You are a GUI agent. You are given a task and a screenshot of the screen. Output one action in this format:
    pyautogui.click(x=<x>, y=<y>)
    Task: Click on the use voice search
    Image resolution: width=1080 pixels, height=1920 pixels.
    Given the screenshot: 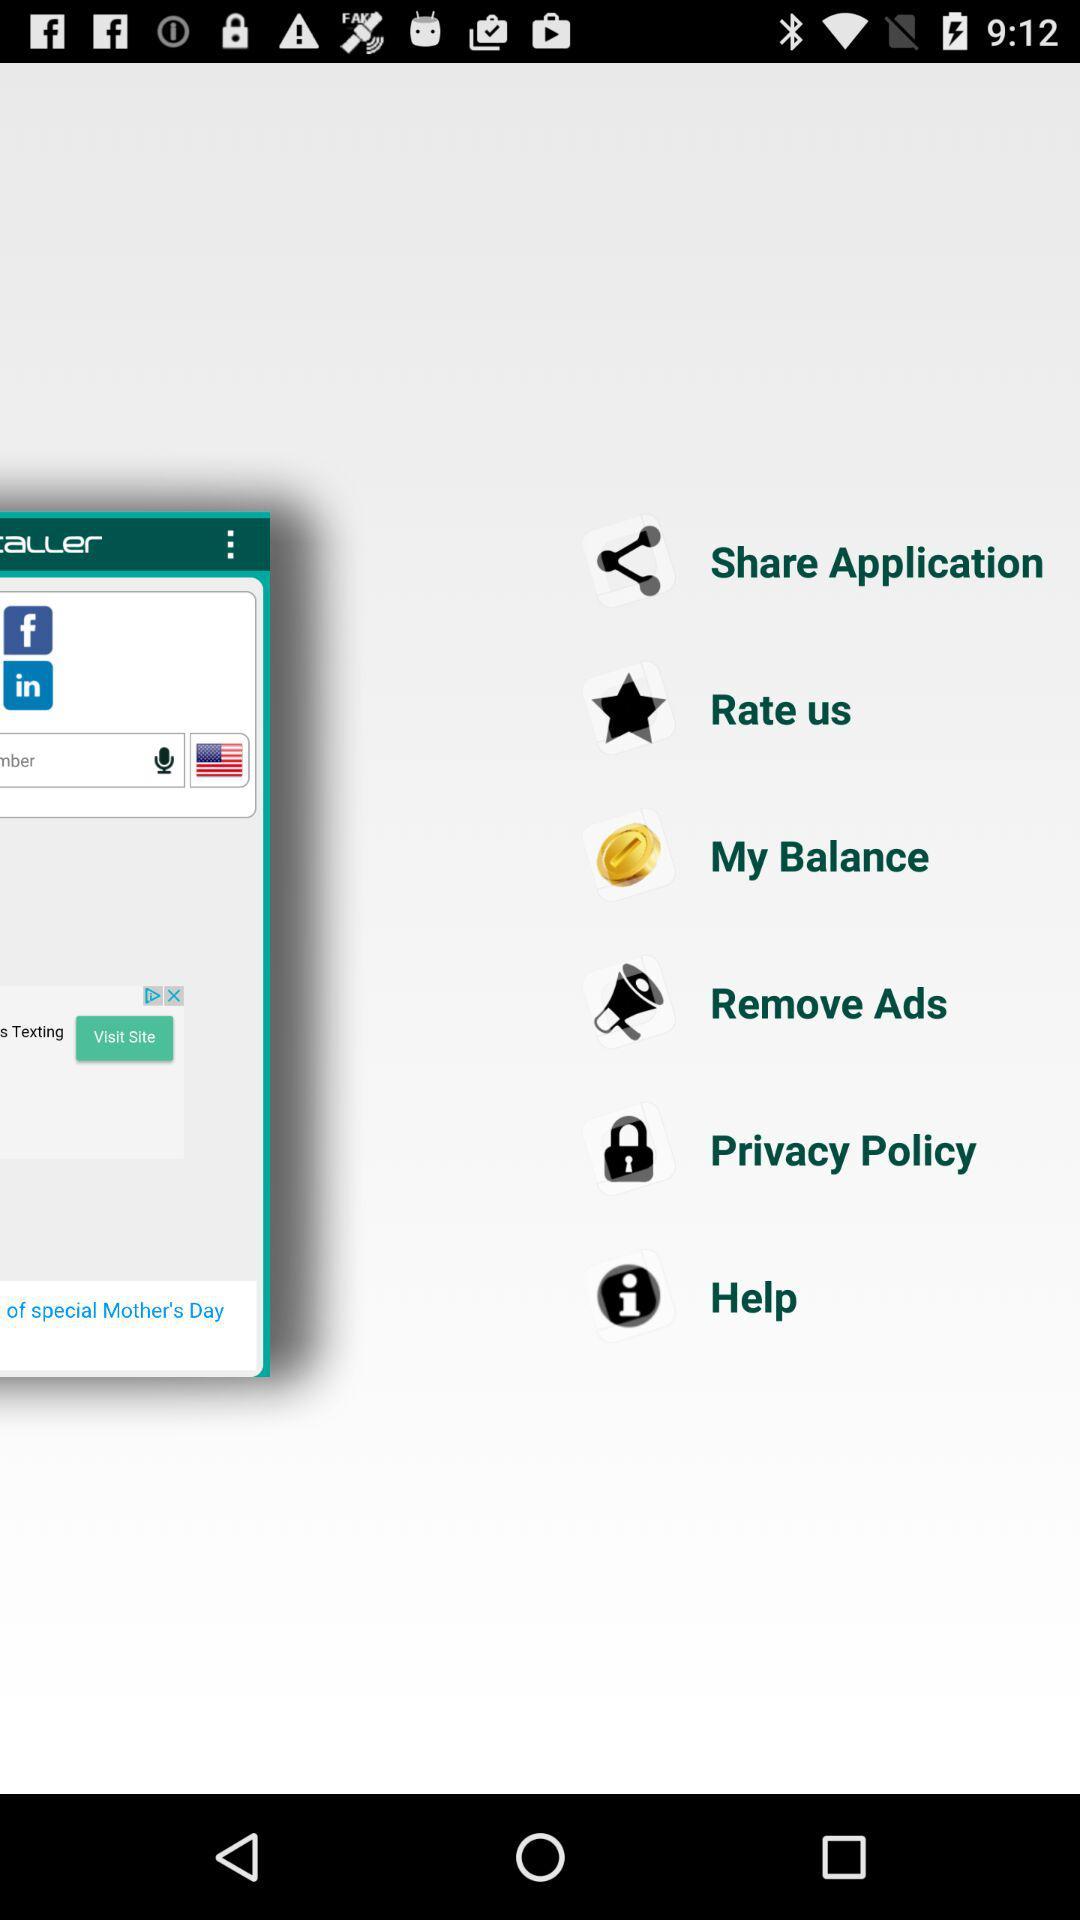 What is the action you would take?
    pyautogui.click(x=92, y=759)
    